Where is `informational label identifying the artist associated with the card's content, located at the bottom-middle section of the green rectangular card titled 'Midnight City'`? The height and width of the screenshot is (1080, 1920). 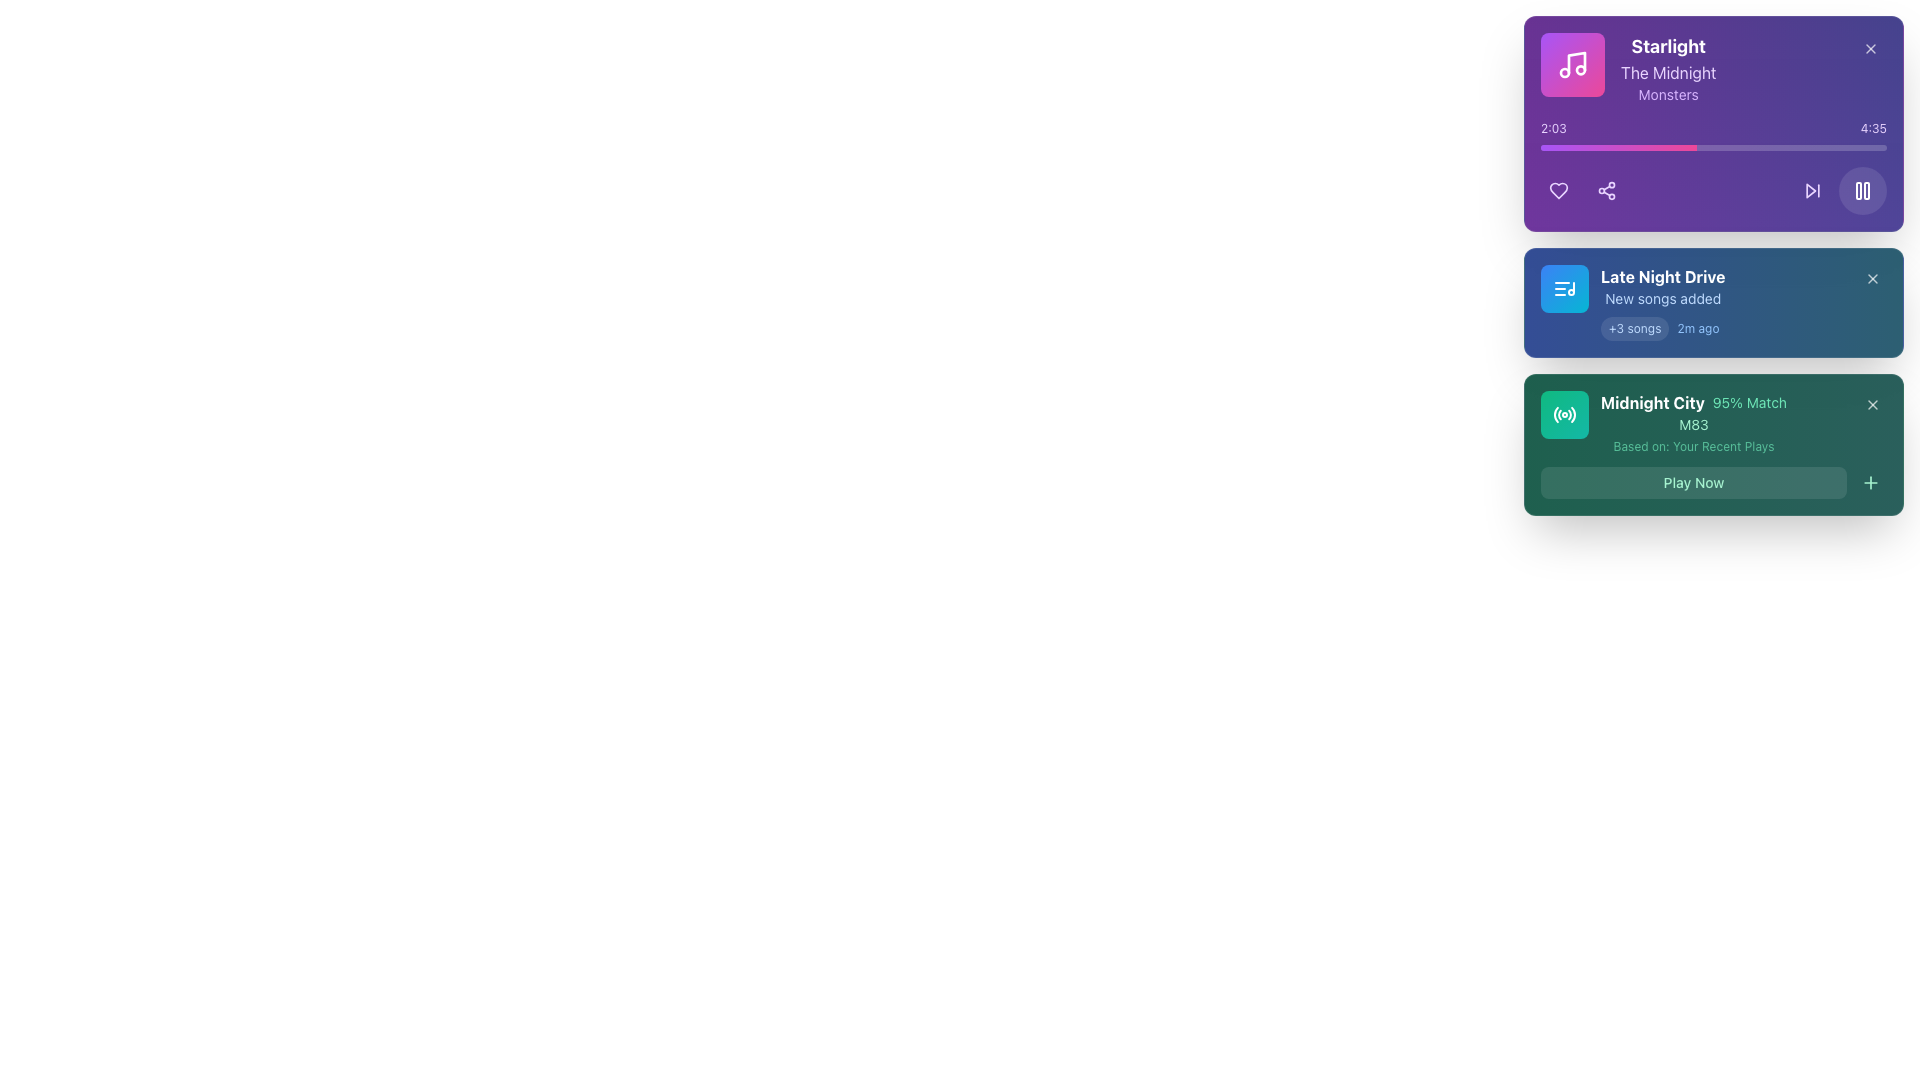 informational label identifying the artist associated with the card's content, located at the bottom-middle section of the green rectangular card titled 'Midnight City' is located at coordinates (1693, 423).